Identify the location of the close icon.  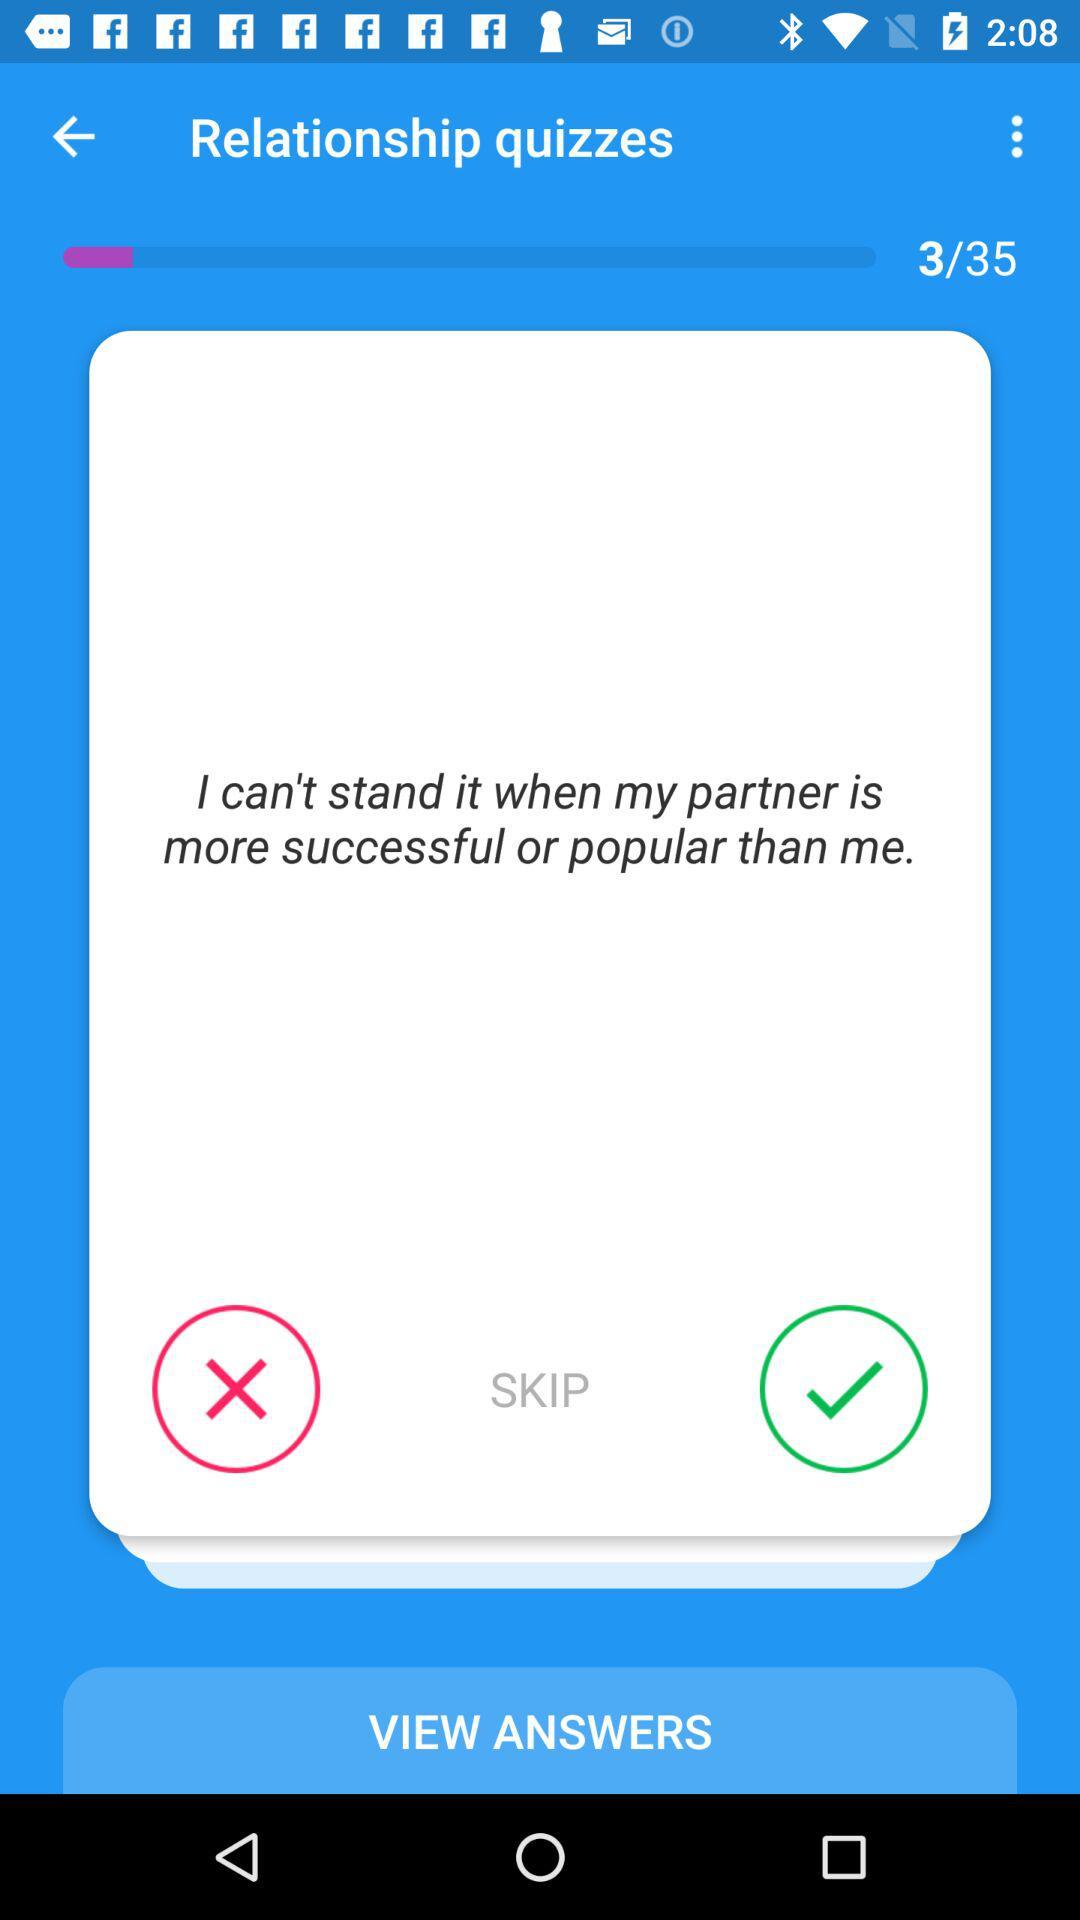
(261, 1414).